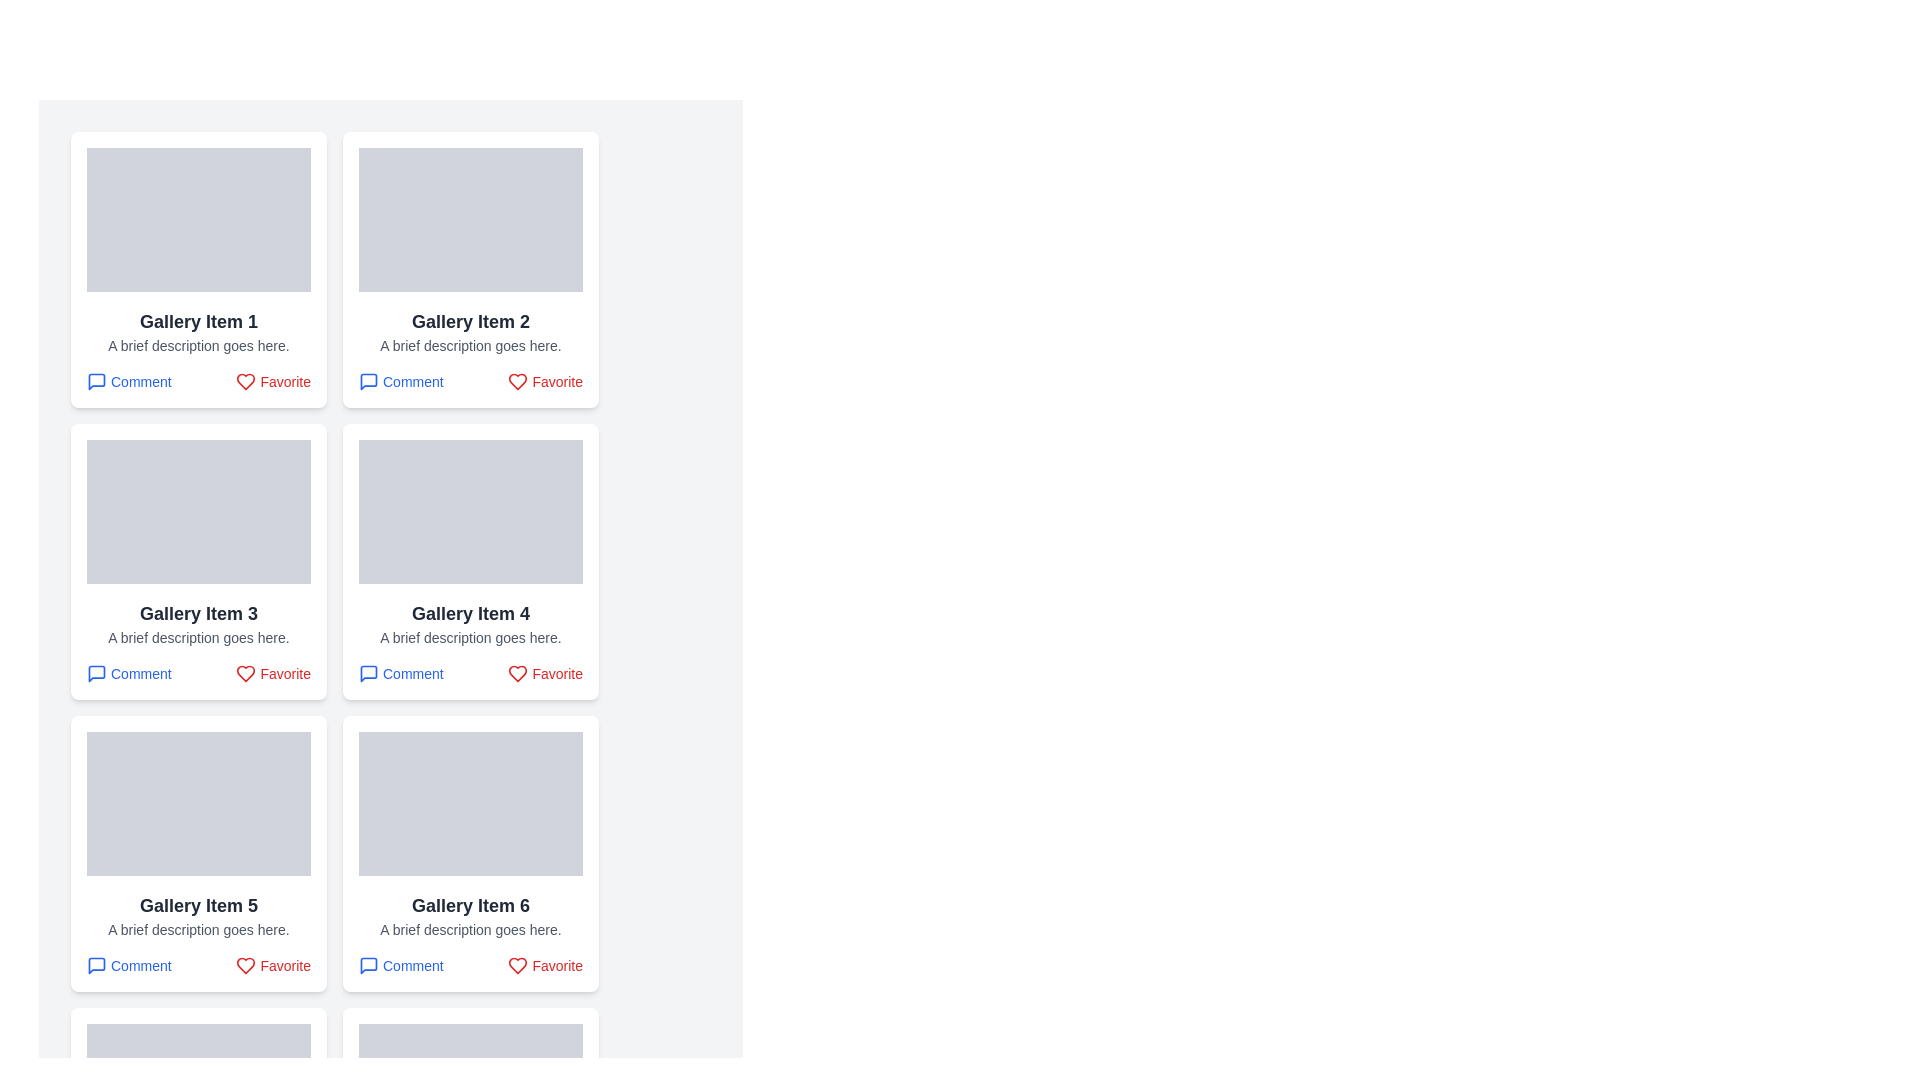  Describe the element at coordinates (128, 964) in the screenshot. I see `the interactive link labeled 'Comment' with a speech bubble icon in the lower-left corner of 'Gallery Item 5'` at that location.